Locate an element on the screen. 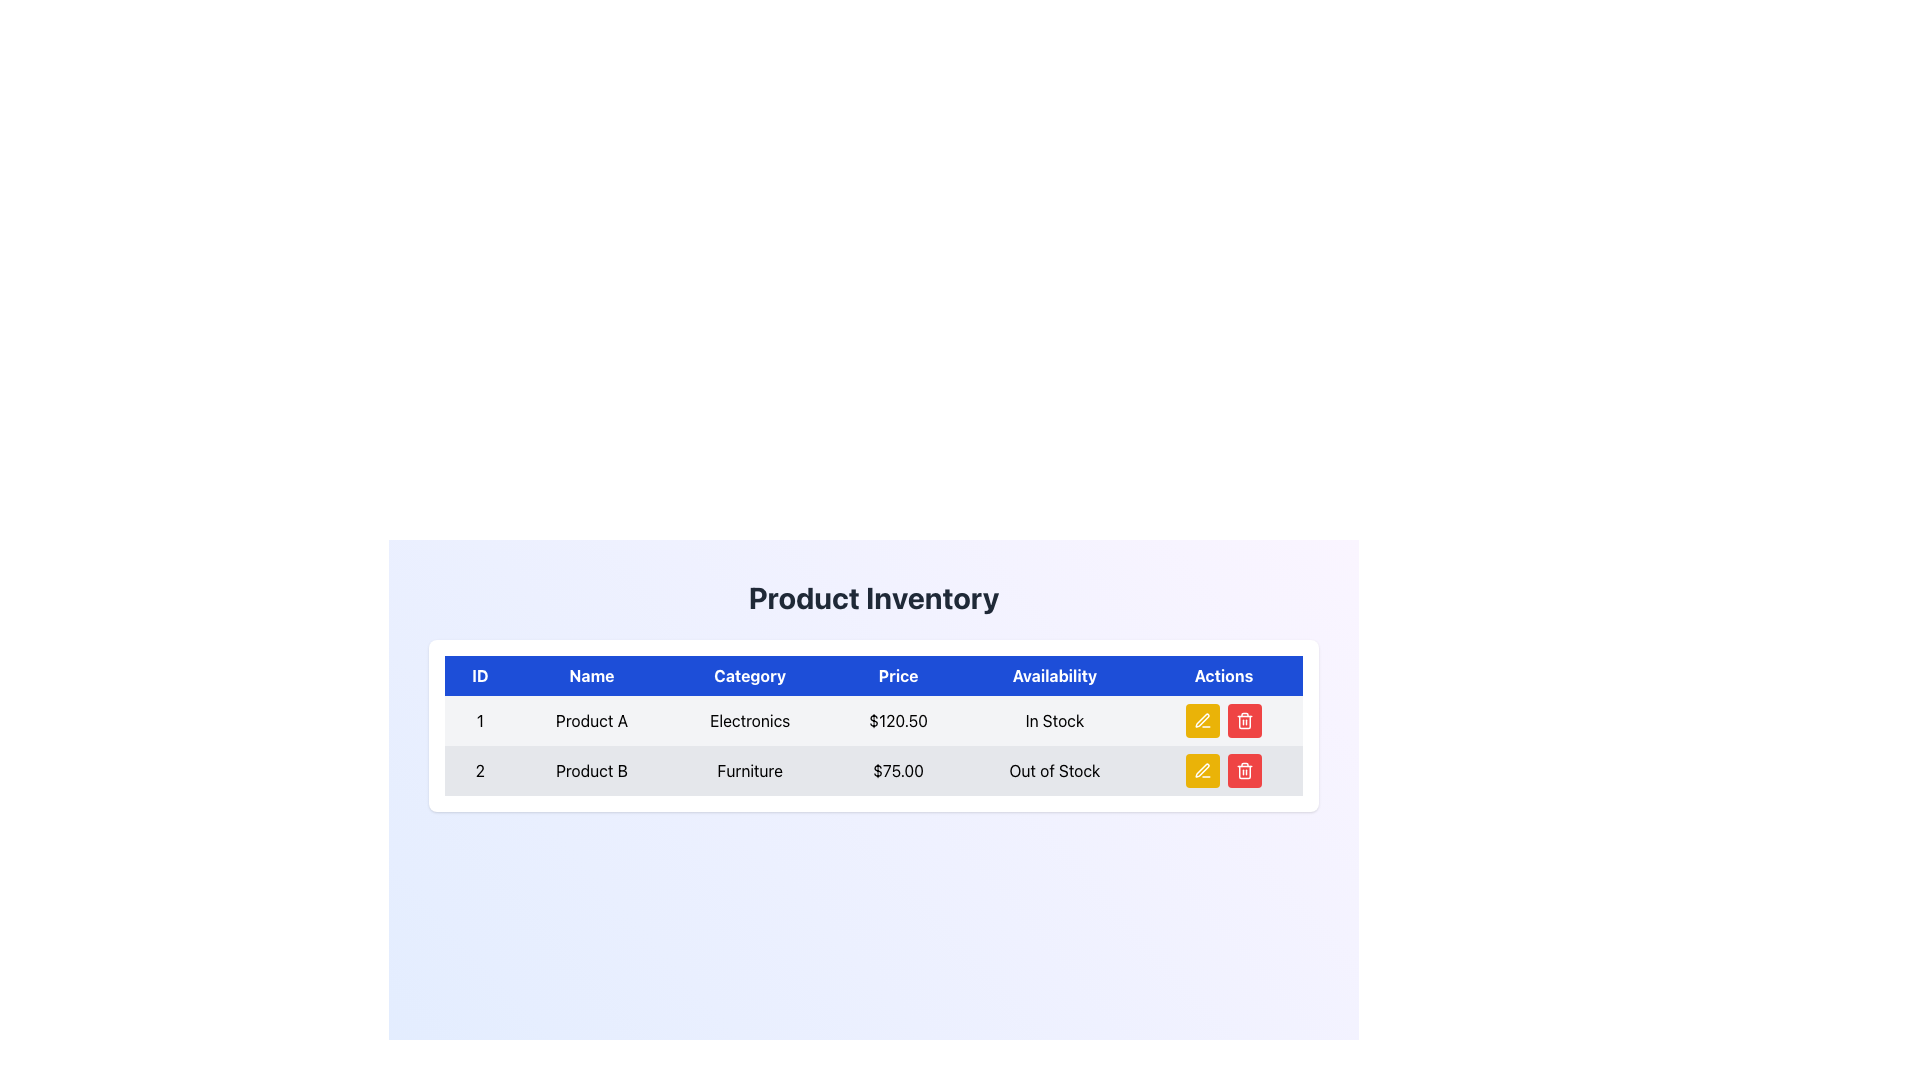  the text label in the second cell of the header row, which indicates product names is located at coordinates (590, 675).